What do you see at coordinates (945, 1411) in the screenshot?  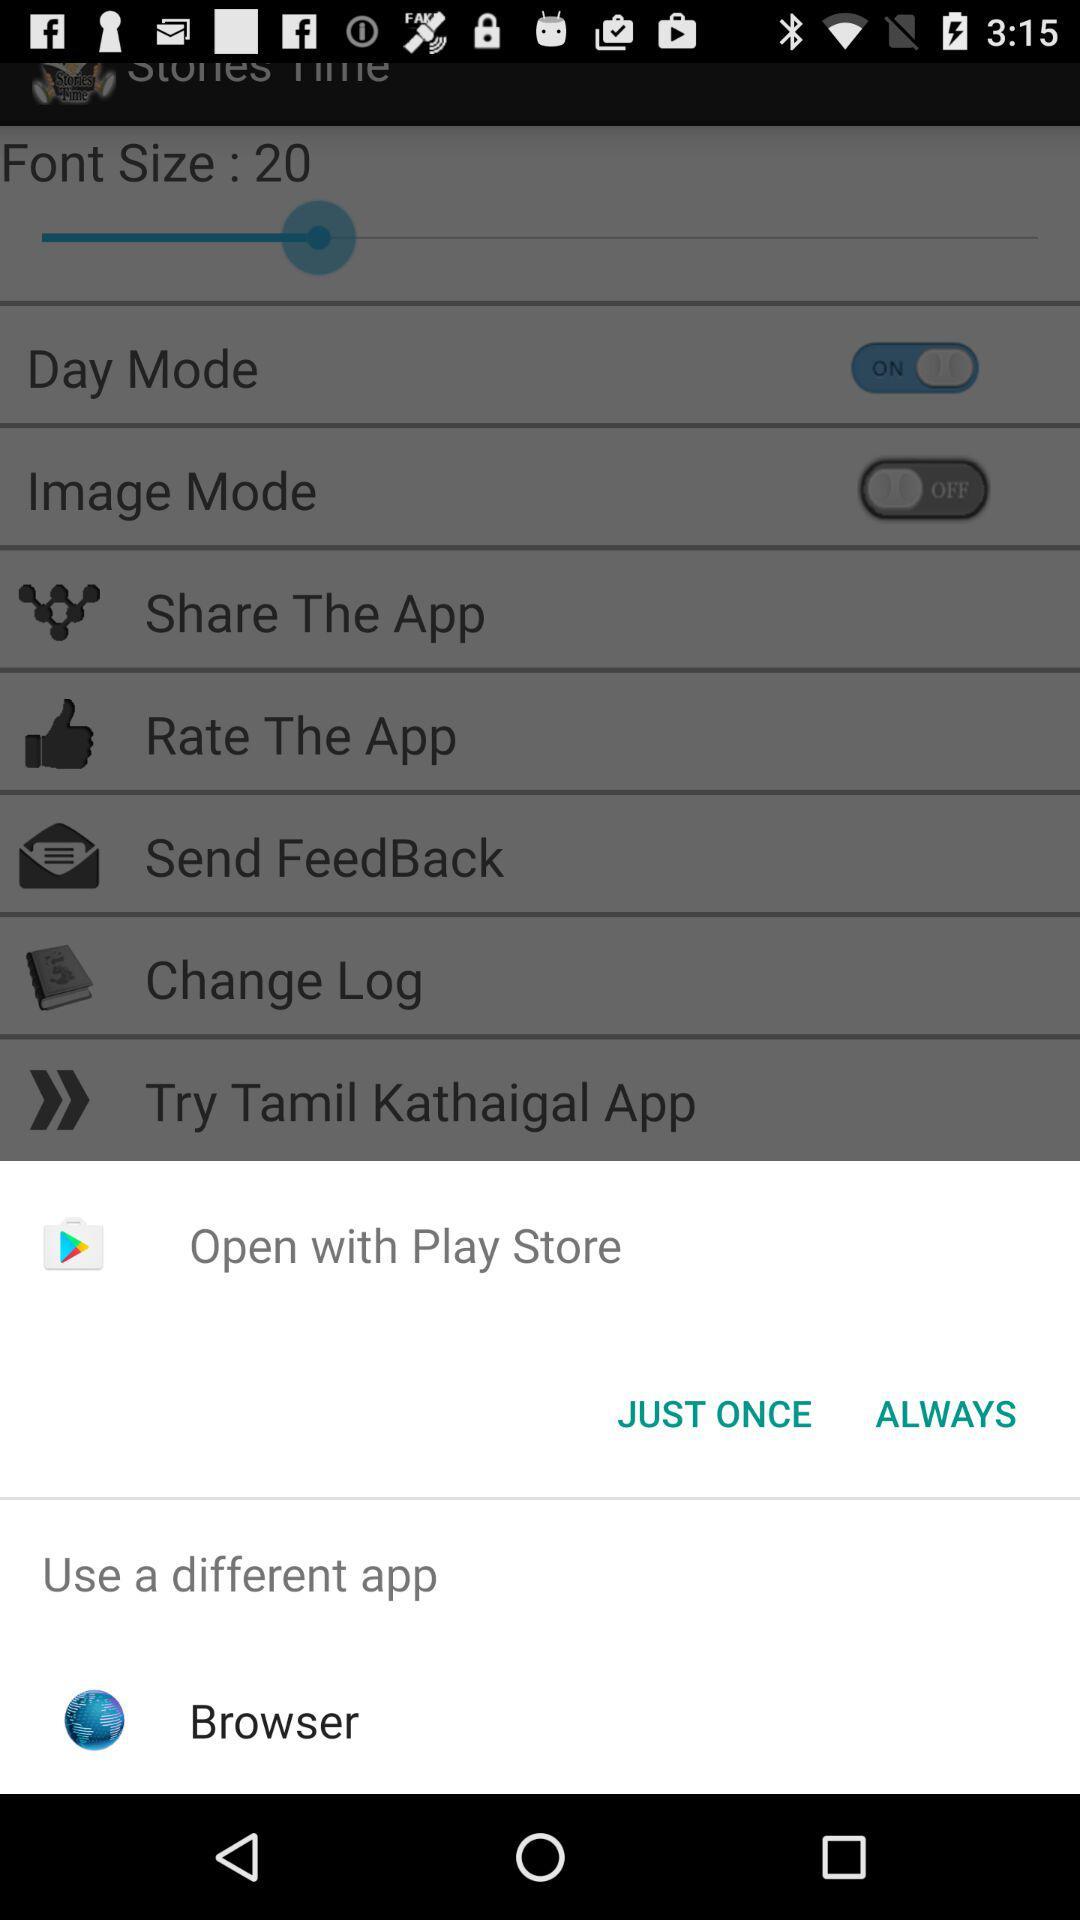 I see `always icon` at bounding box center [945, 1411].